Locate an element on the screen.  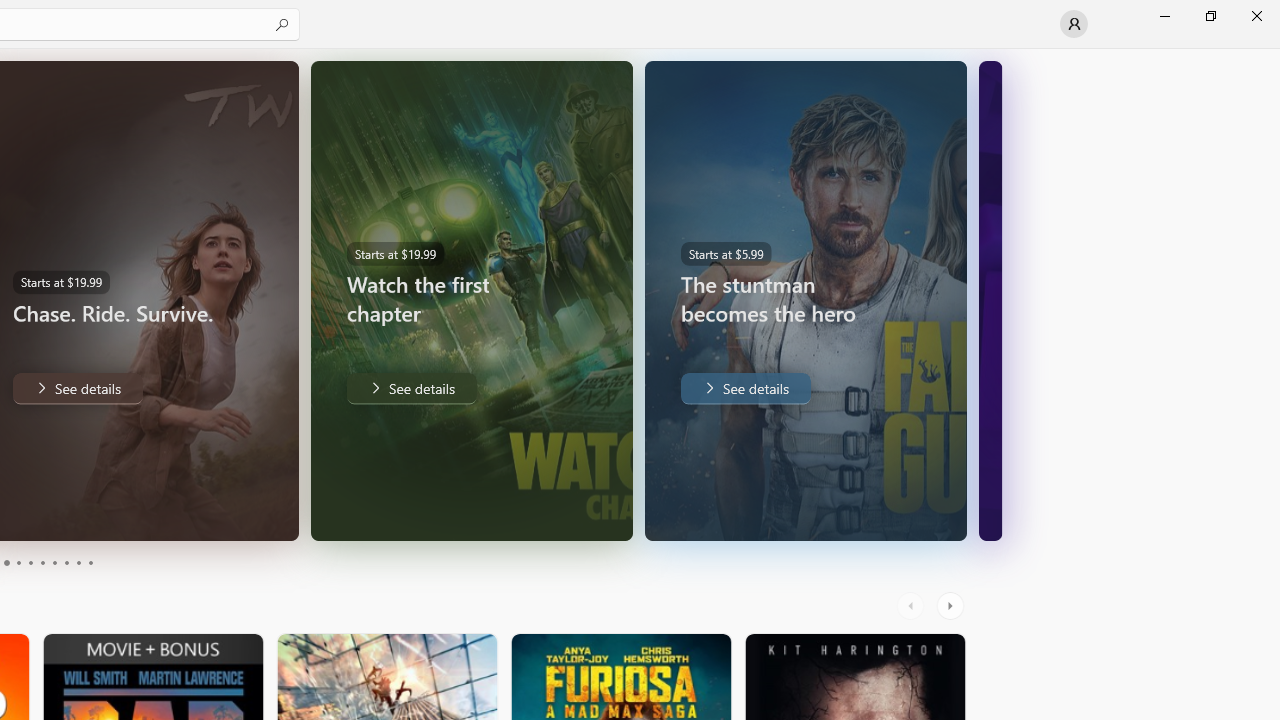
'Page 7' is located at coordinates (54, 563).